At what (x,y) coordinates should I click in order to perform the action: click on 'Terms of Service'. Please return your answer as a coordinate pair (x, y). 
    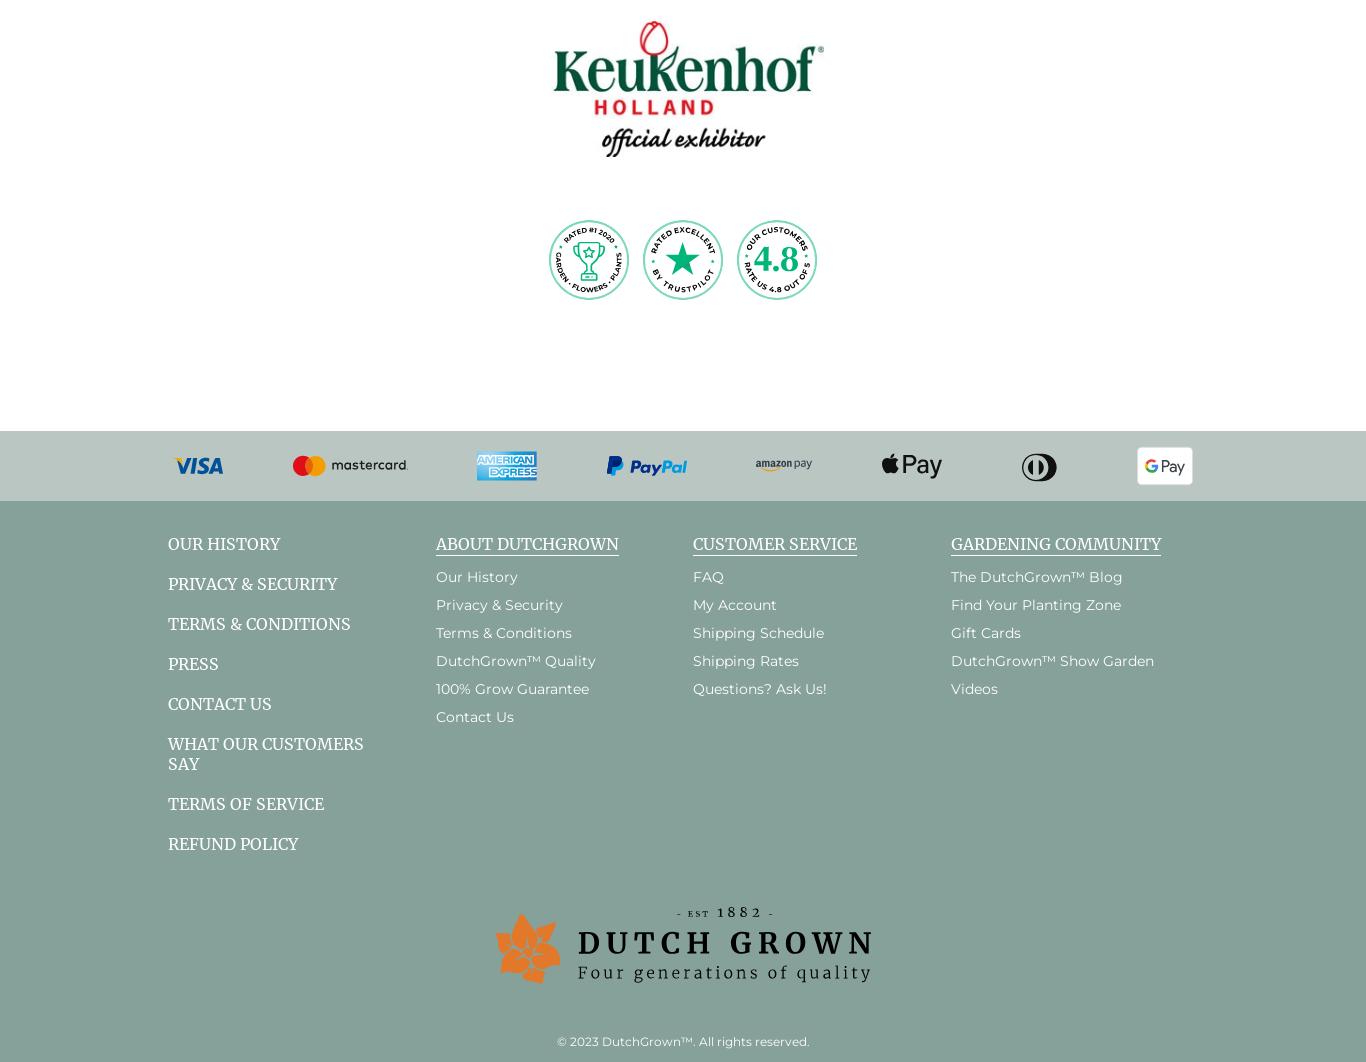
    Looking at the image, I should click on (246, 801).